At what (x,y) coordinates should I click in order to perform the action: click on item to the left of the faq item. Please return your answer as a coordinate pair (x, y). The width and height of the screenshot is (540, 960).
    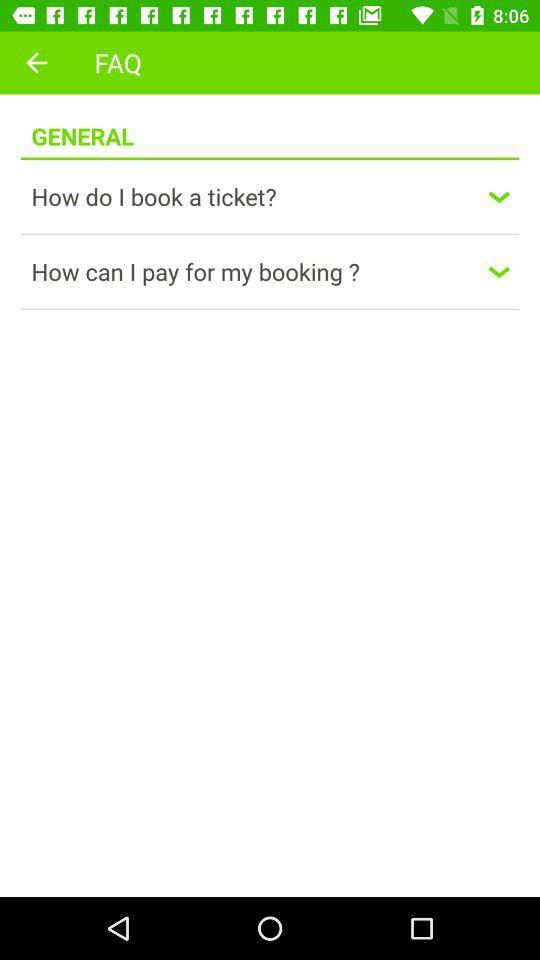
    Looking at the image, I should click on (36, 62).